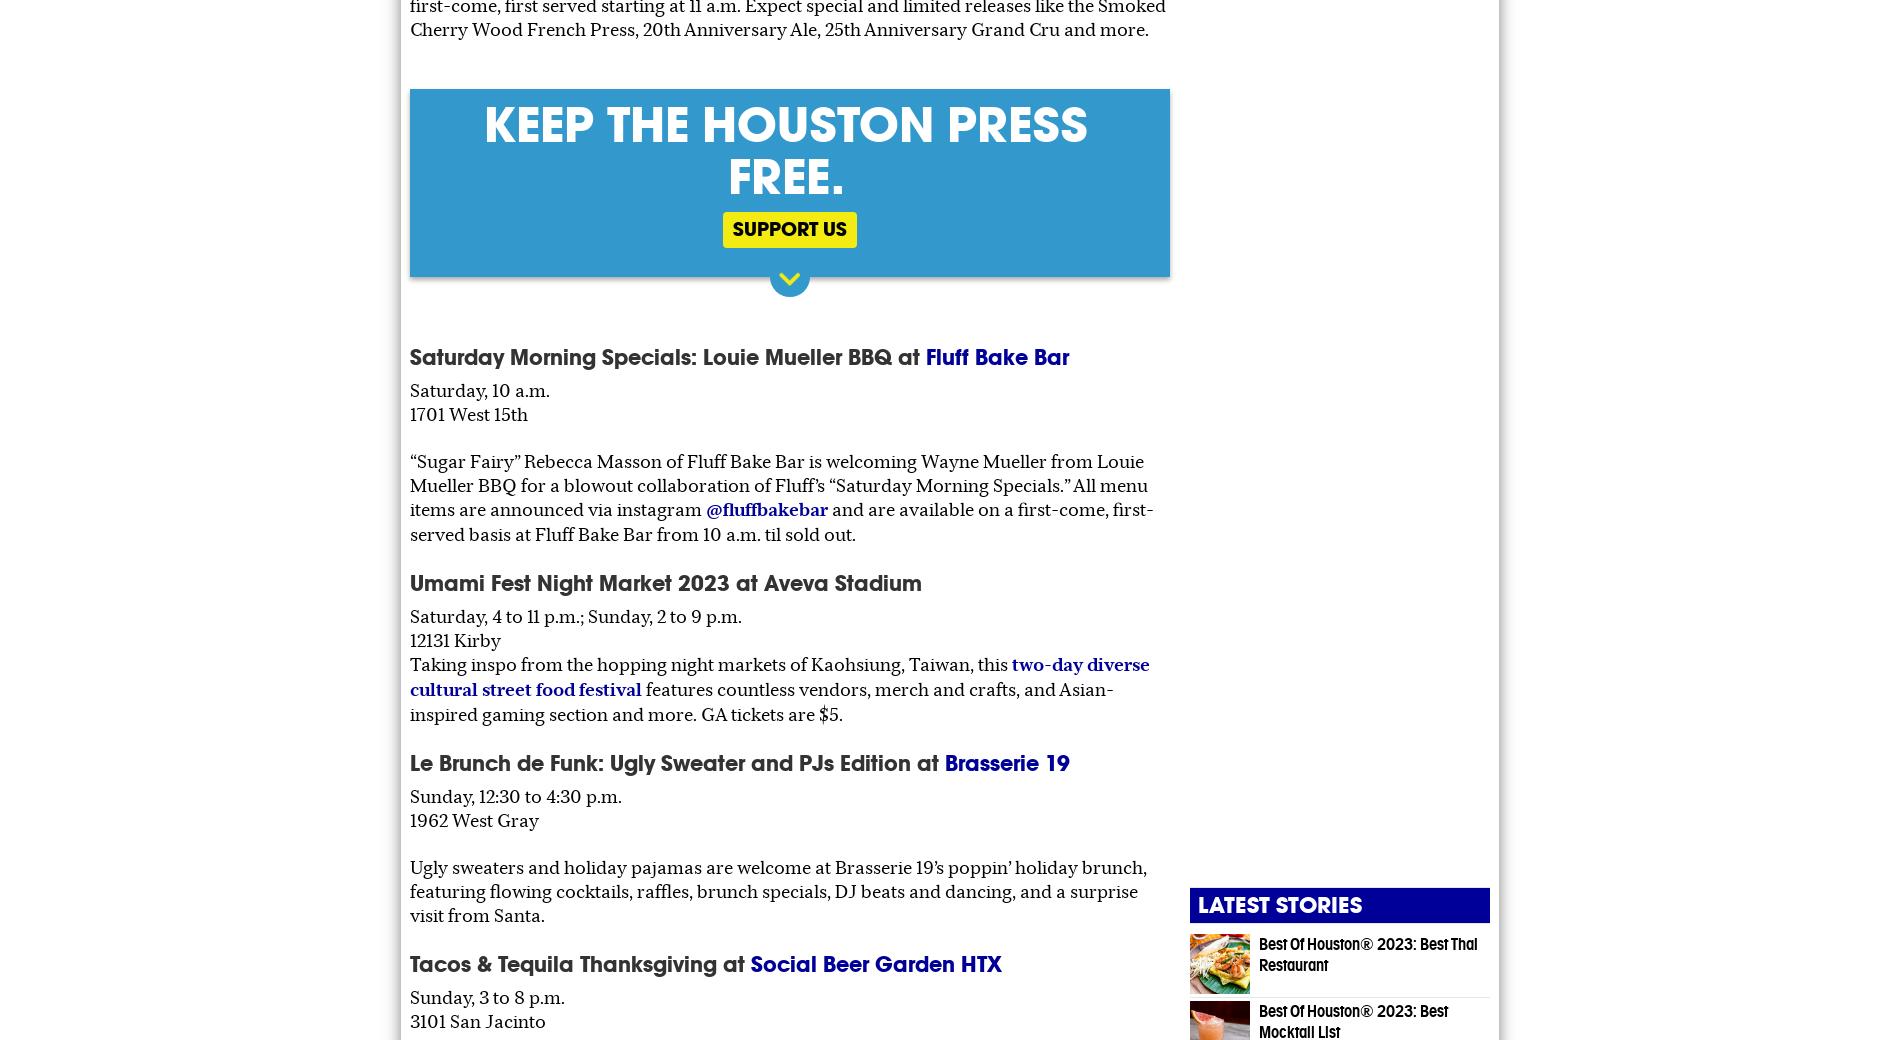  What do you see at coordinates (777, 890) in the screenshot?
I see `'Ugly sweaters and holiday pajamas are welcome at Brasserie 19’s poppin’ holiday brunch, featuring flowing cocktails, raffles, brunch specials, DJ beats and dancing, and a surprise visit from Santa.'` at bounding box center [777, 890].